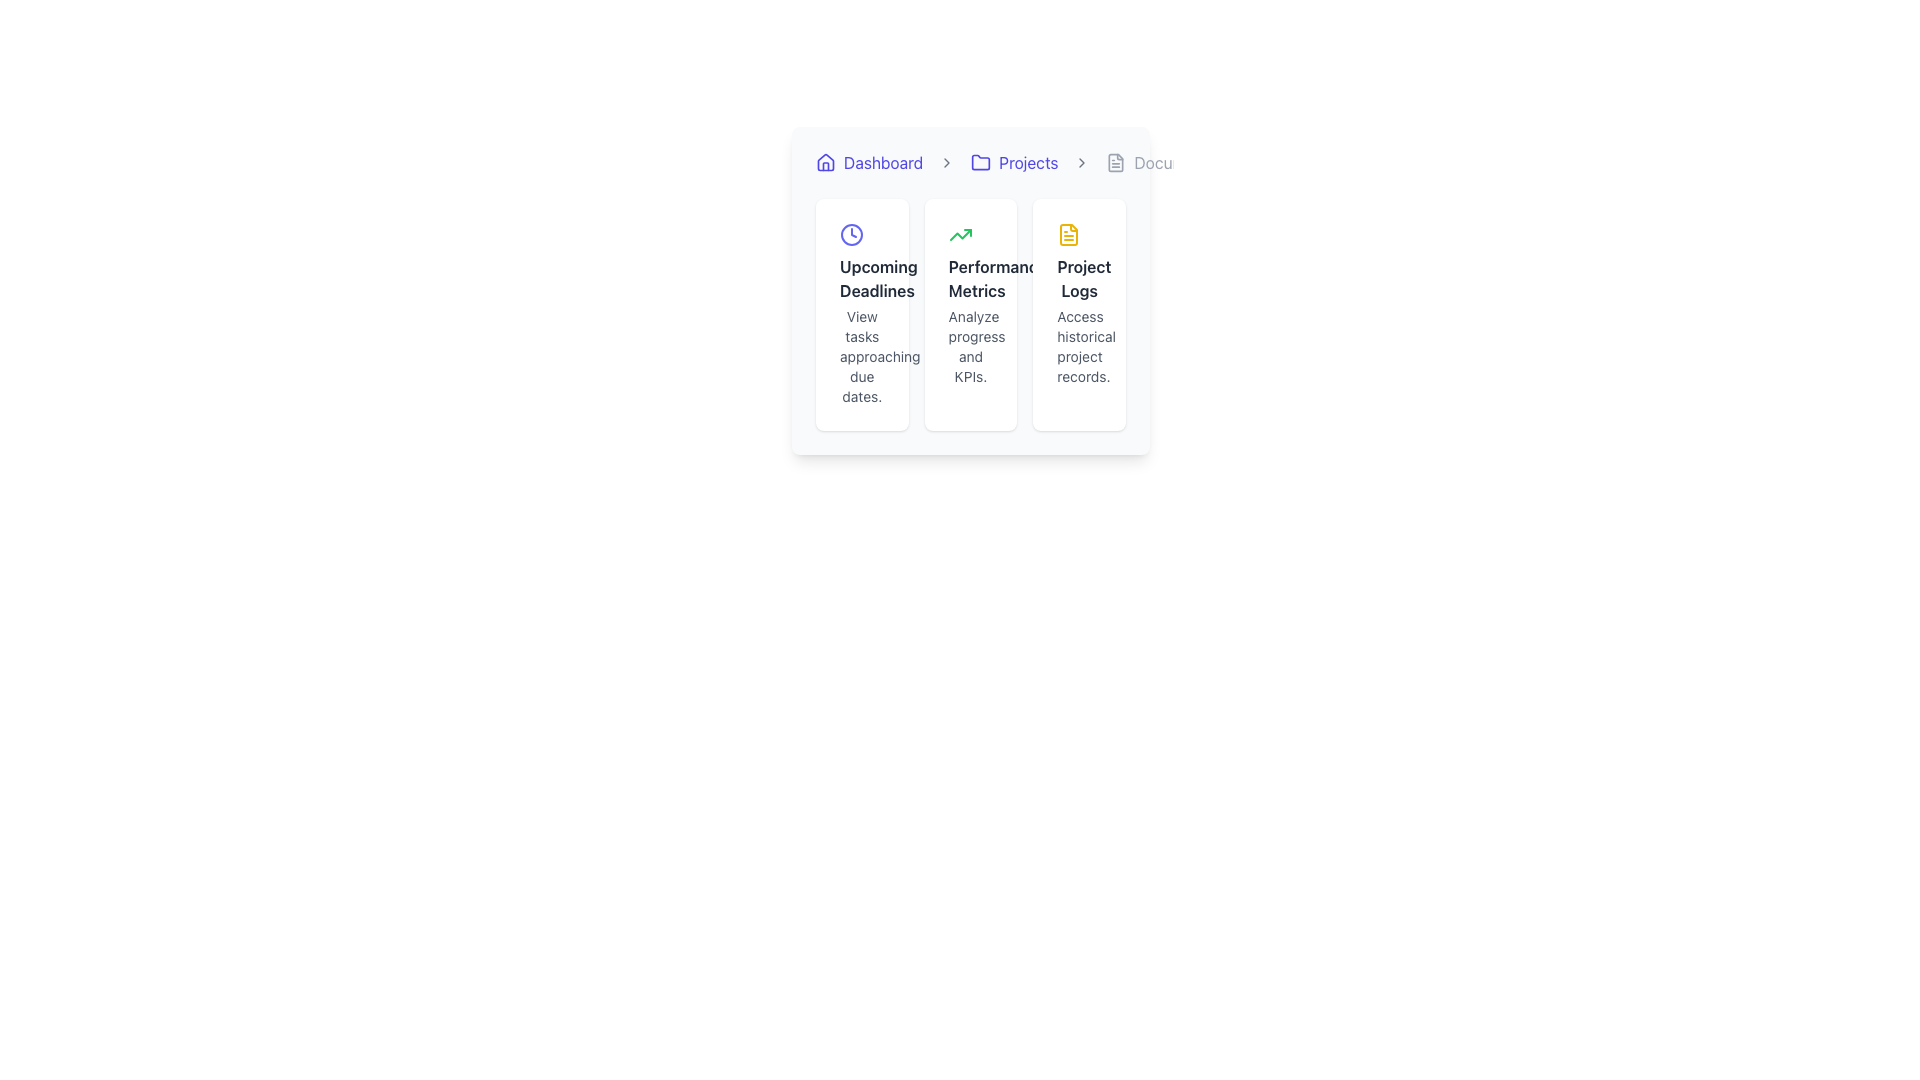  What do you see at coordinates (970, 346) in the screenshot?
I see `descriptive text block located below the 'Performance Metrics' heading within the 'Performance Metrics' card, which provides insights about analyzing progress and KPIs` at bounding box center [970, 346].